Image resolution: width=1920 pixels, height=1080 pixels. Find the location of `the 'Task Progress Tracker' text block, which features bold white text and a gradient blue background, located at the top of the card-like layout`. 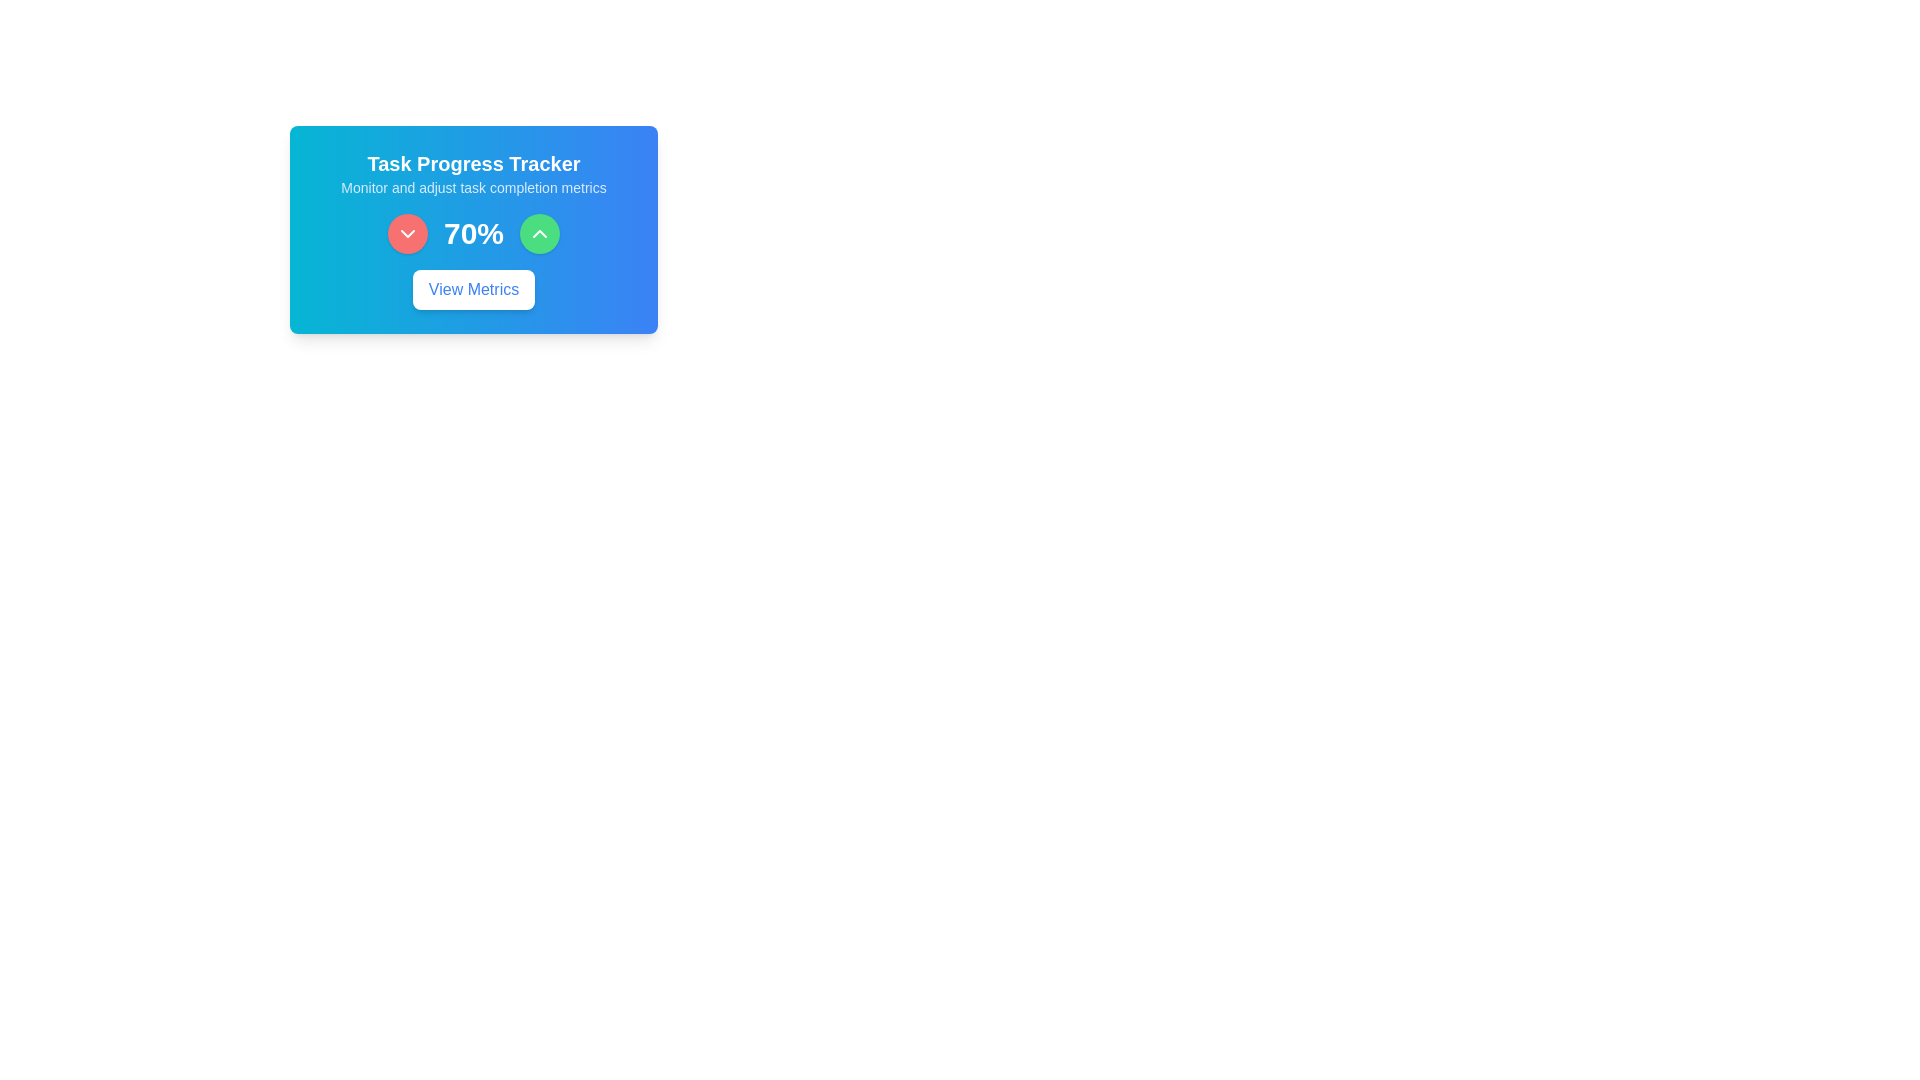

the 'Task Progress Tracker' text block, which features bold white text and a gradient blue background, located at the top of the card-like layout is located at coordinates (473, 172).